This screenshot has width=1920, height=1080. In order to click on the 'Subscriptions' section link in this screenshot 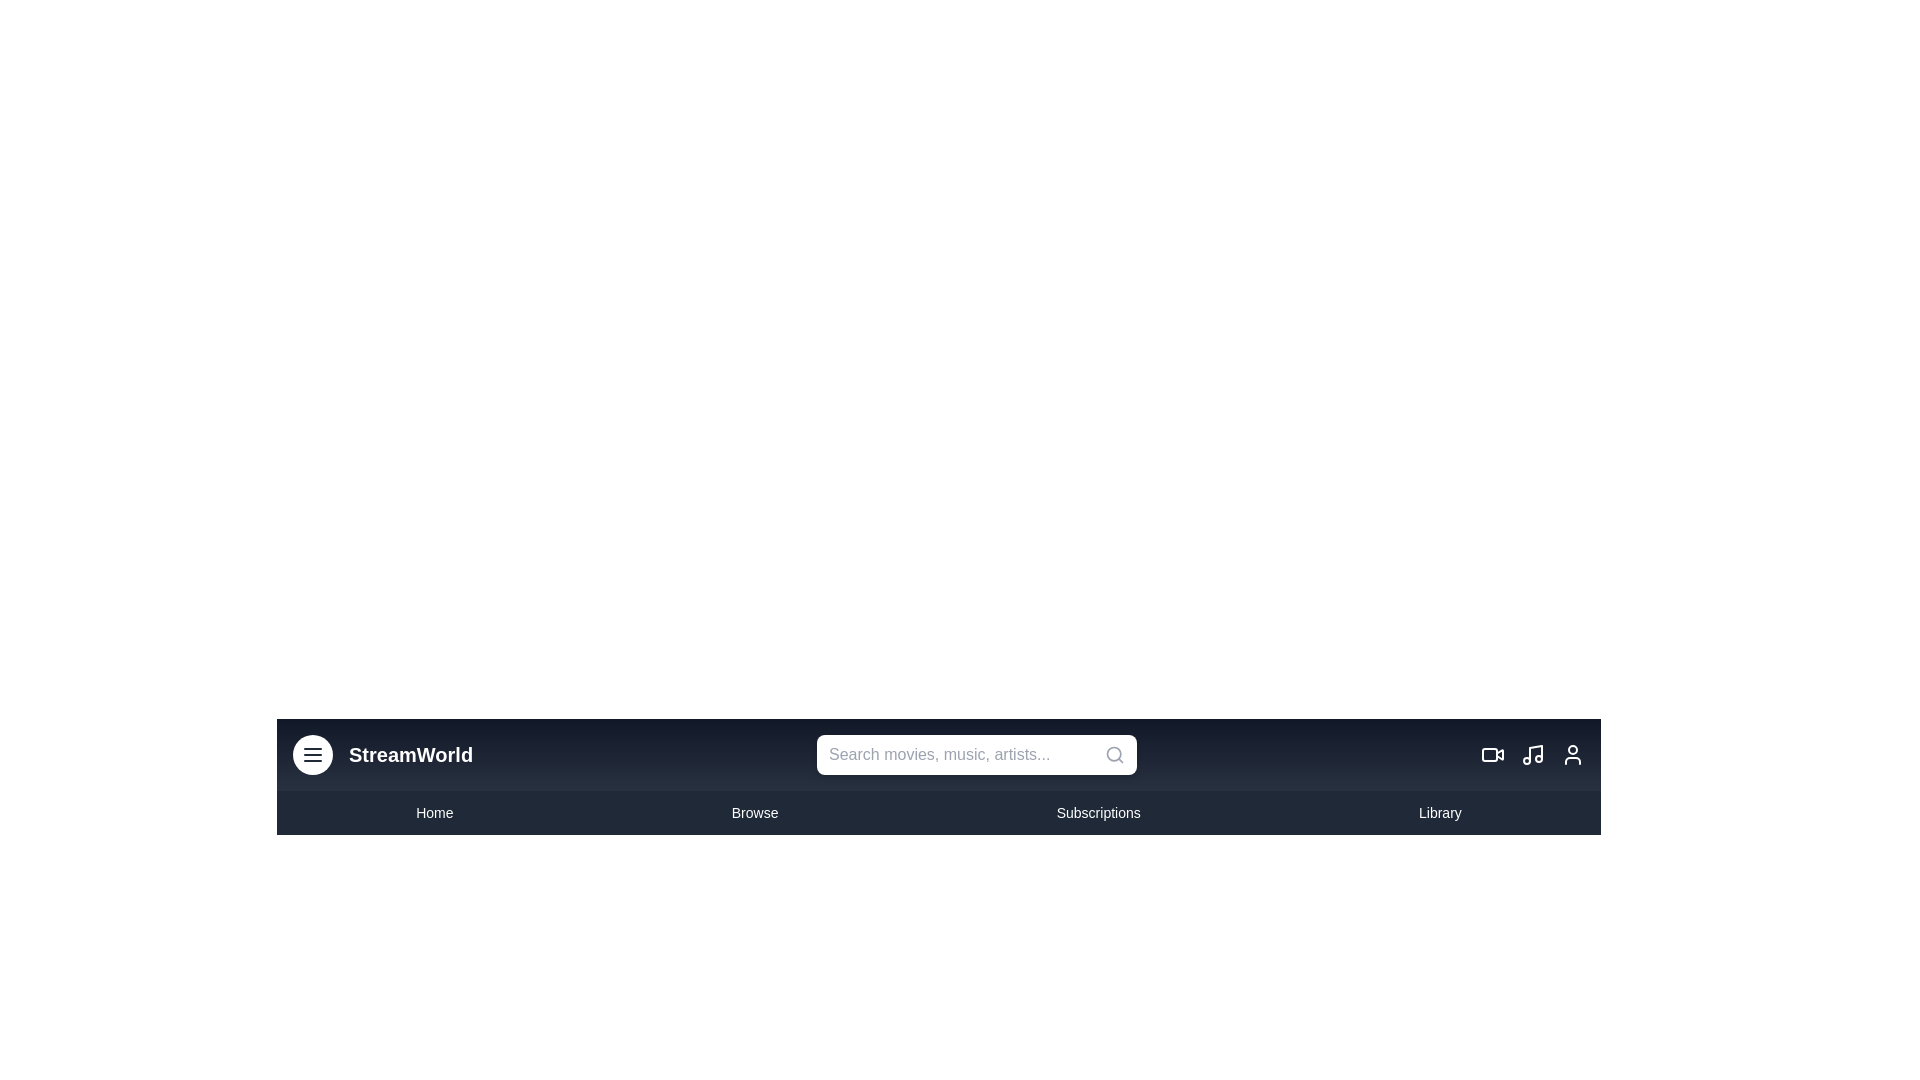, I will do `click(1097, 813)`.